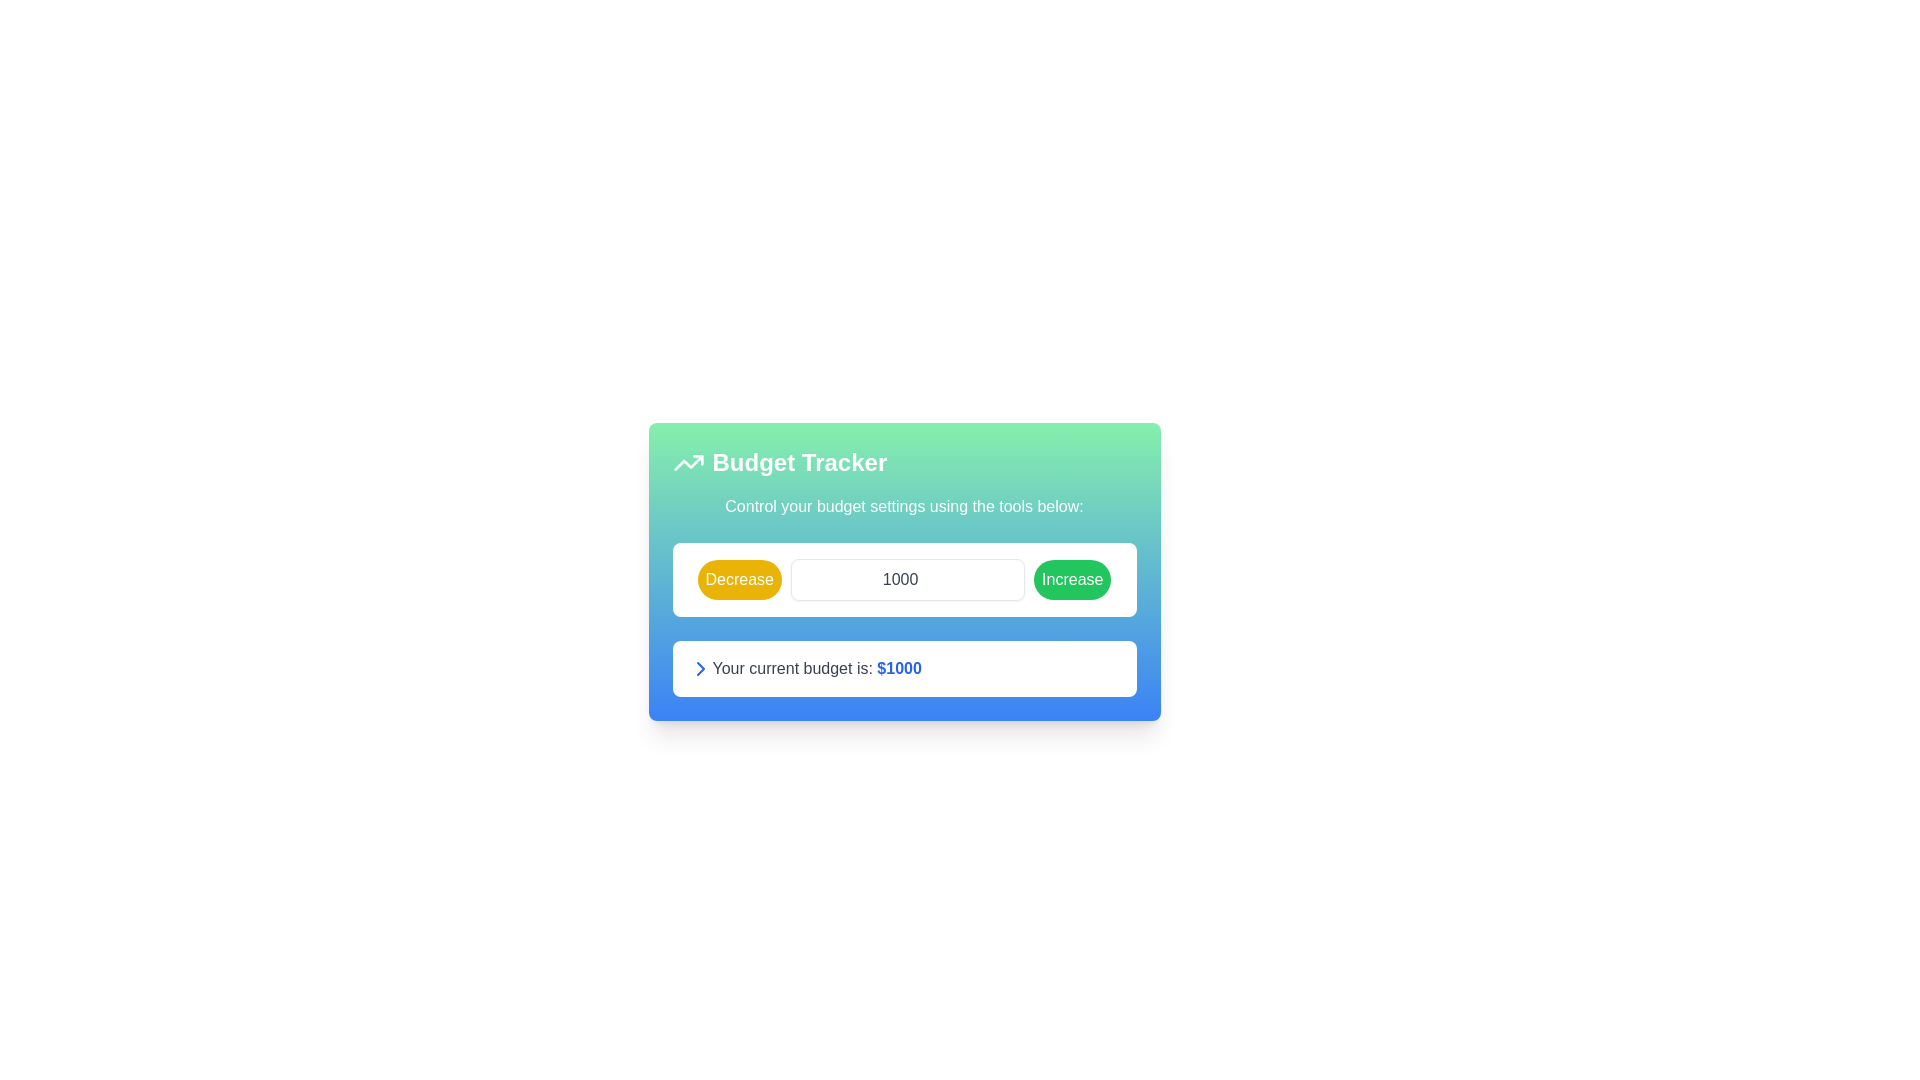 This screenshot has height=1080, width=1920. What do you see at coordinates (700, 668) in the screenshot?
I see `the right-pointing chevron icon used for navigation` at bounding box center [700, 668].